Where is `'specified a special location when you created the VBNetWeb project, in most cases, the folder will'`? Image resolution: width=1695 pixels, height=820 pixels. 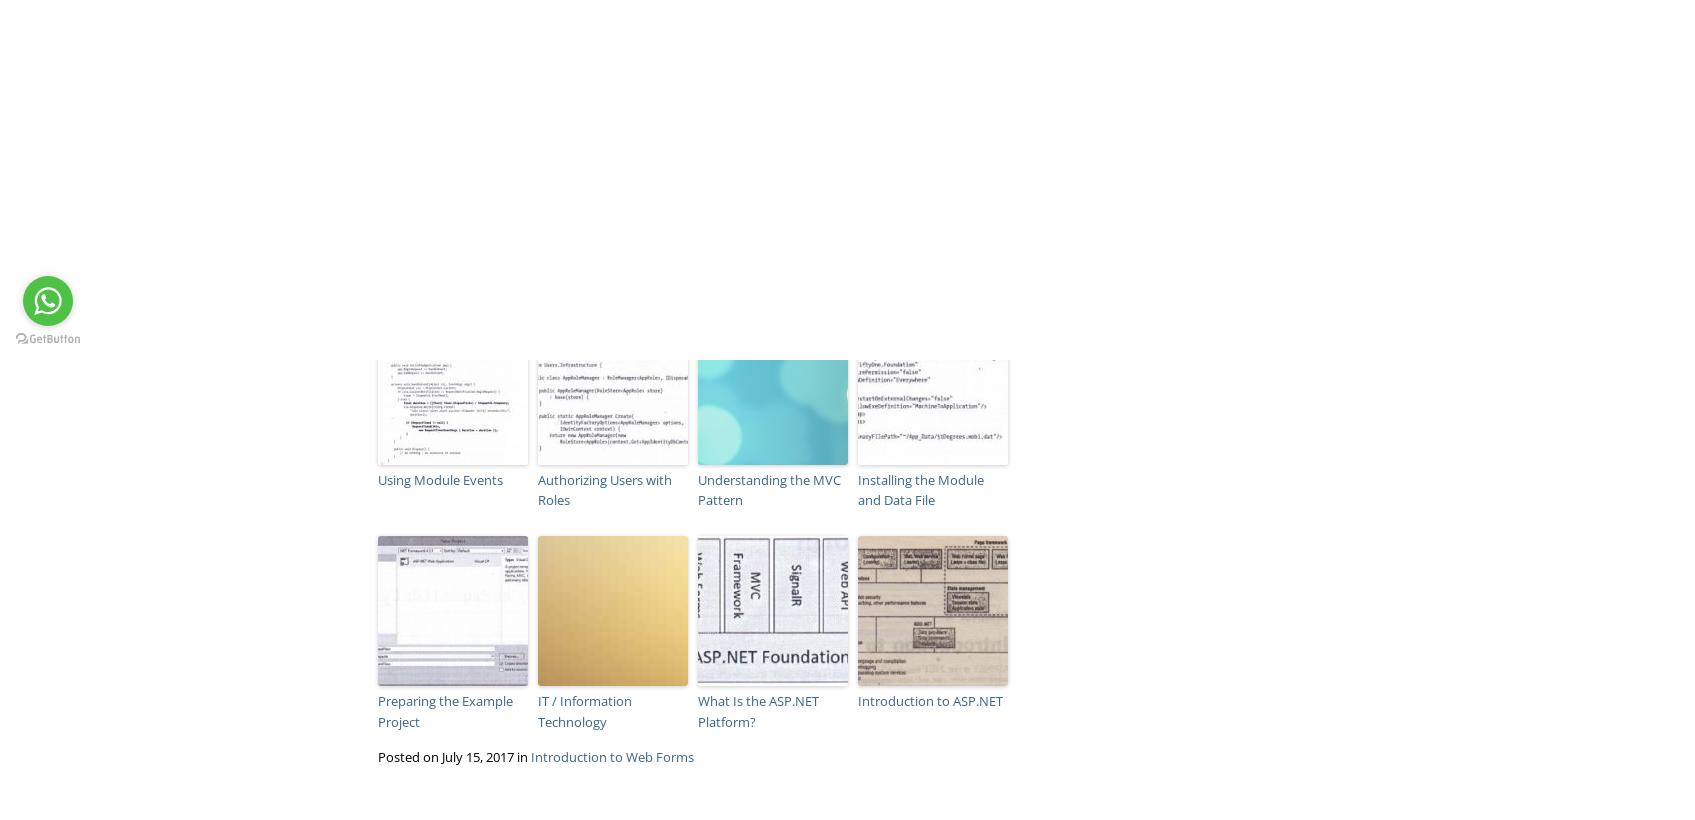 'specified a special location when you created the VBNetWeb project, in most cases, the folder will' is located at coordinates (375, 38).